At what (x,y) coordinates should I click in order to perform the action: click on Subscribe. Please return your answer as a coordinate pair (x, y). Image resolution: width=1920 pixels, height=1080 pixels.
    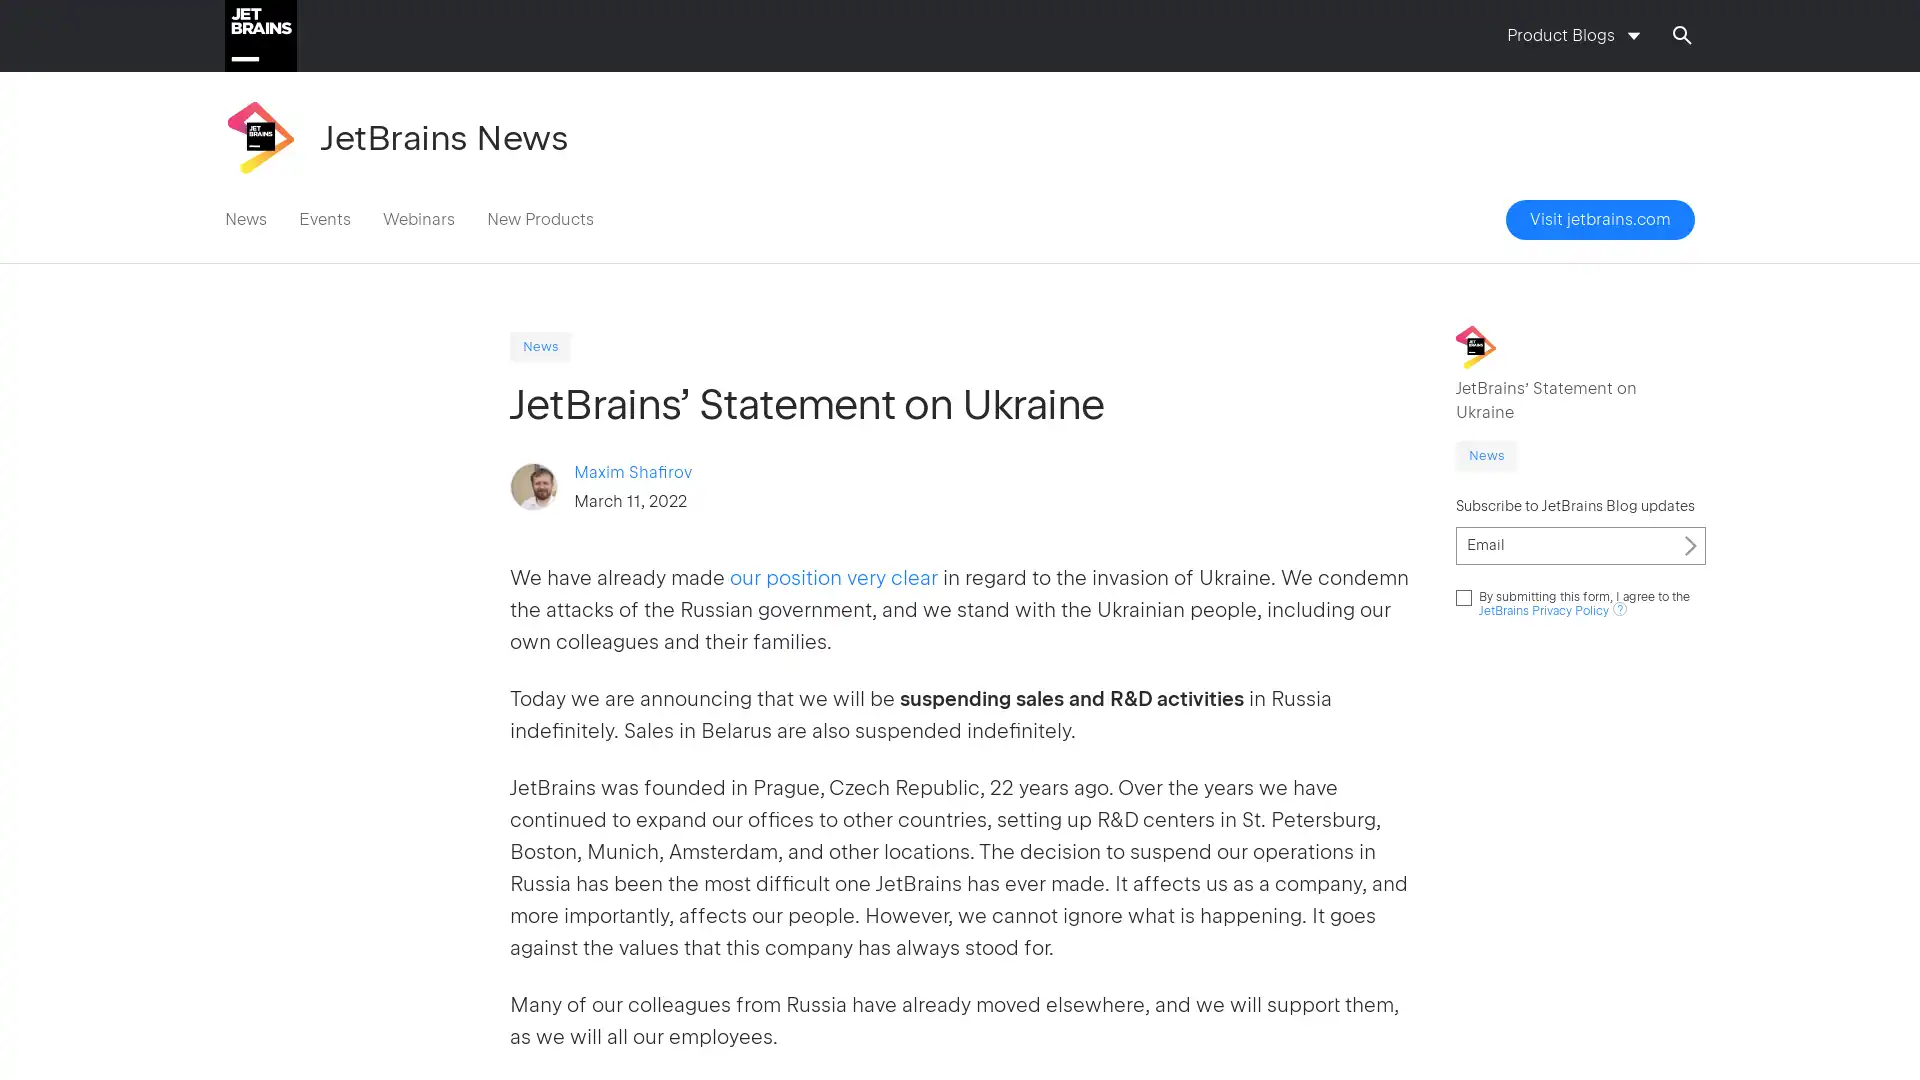
    Looking at the image, I should click on (1689, 544).